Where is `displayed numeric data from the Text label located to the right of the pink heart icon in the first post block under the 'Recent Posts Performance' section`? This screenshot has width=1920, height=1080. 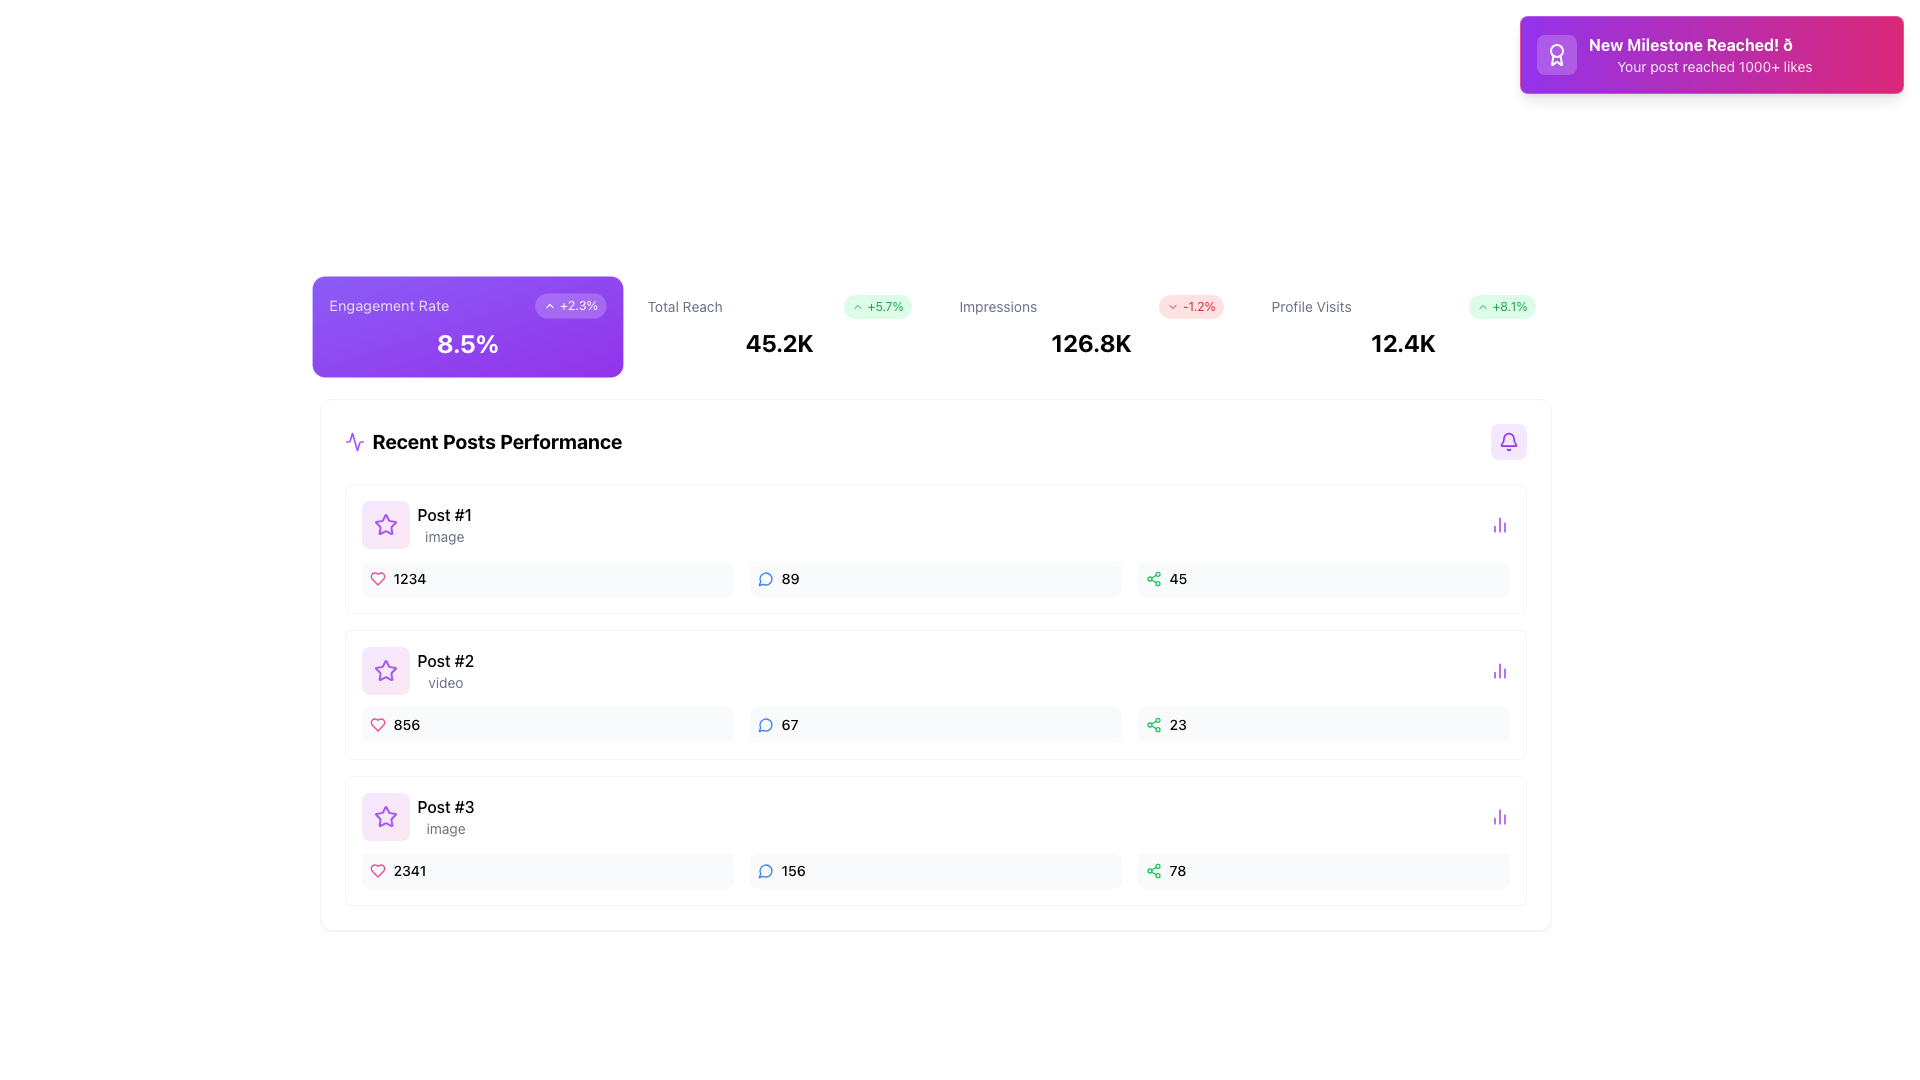 displayed numeric data from the Text label located to the right of the pink heart icon in the first post block under the 'Recent Posts Performance' section is located at coordinates (408, 578).